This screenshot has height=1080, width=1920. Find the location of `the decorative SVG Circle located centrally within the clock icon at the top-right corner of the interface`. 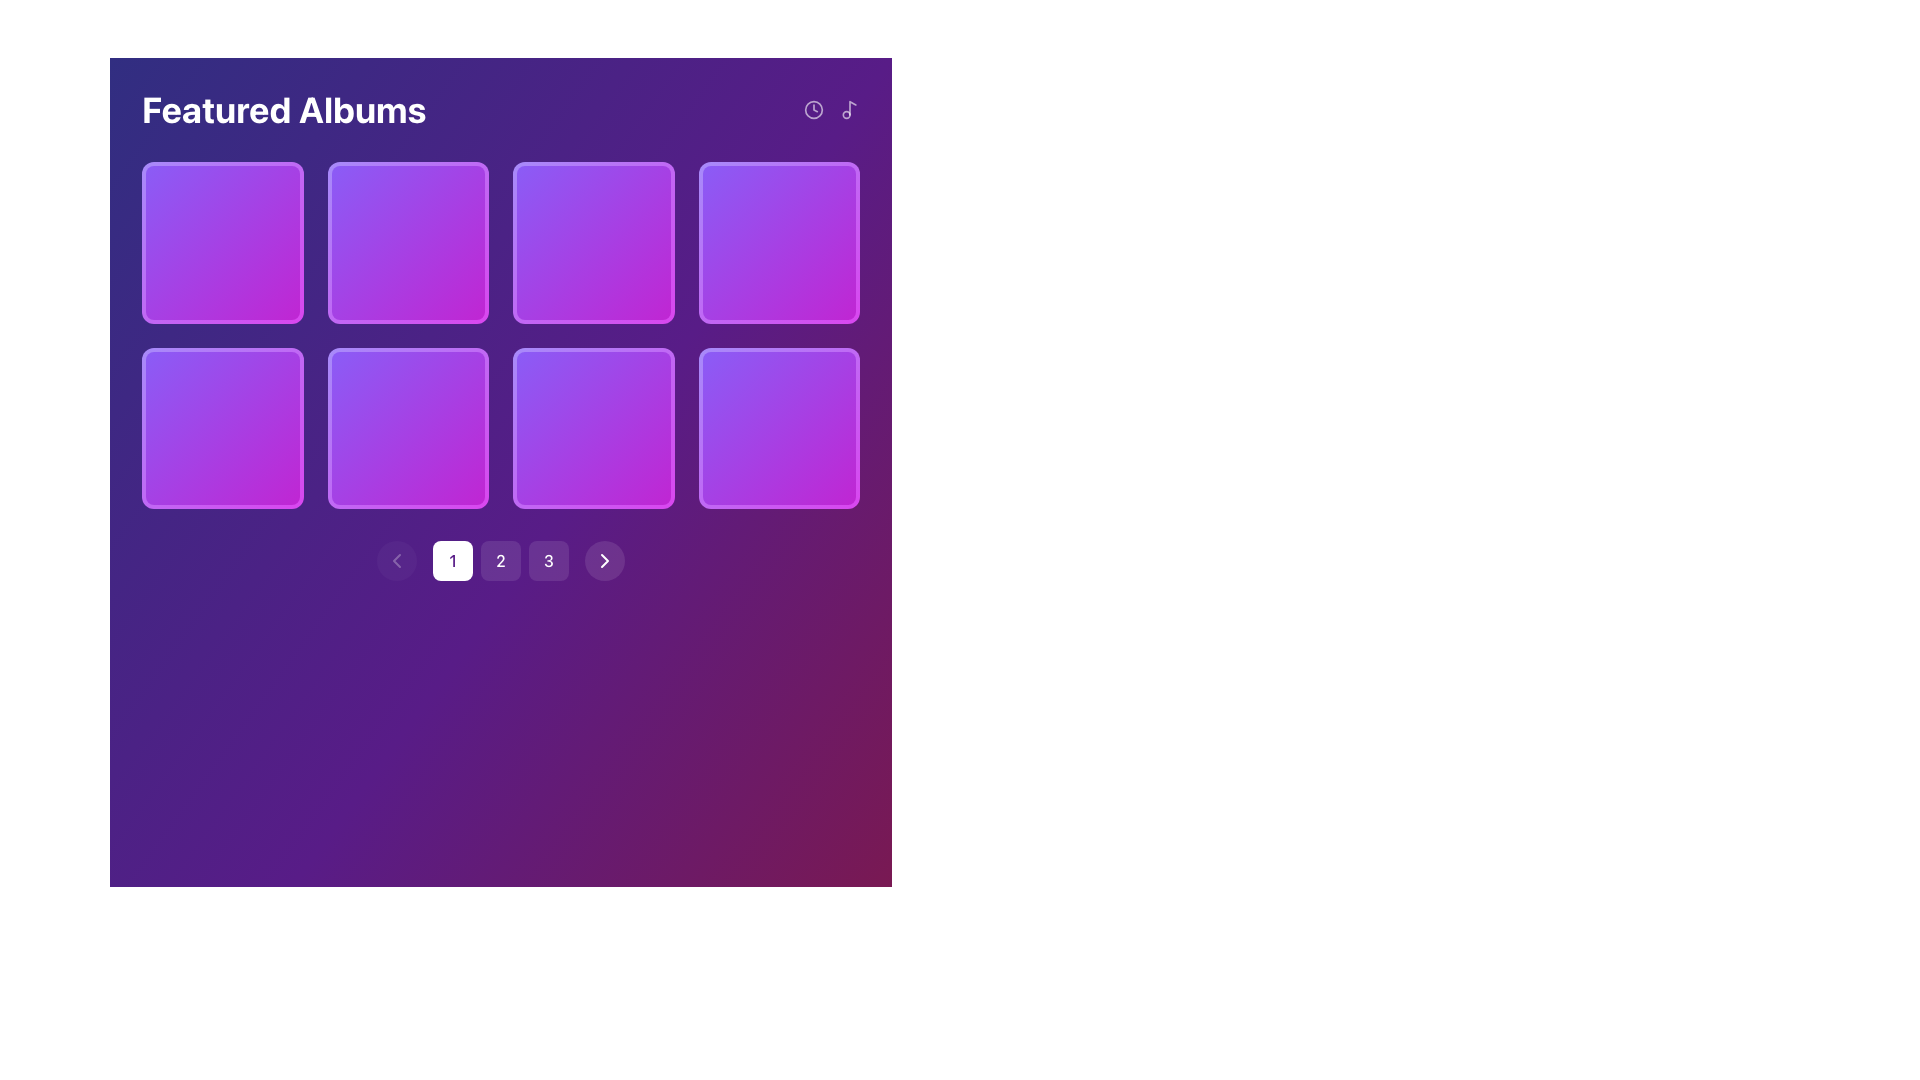

the decorative SVG Circle located centrally within the clock icon at the top-right corner of the interface is located at coordinates (814, 110).